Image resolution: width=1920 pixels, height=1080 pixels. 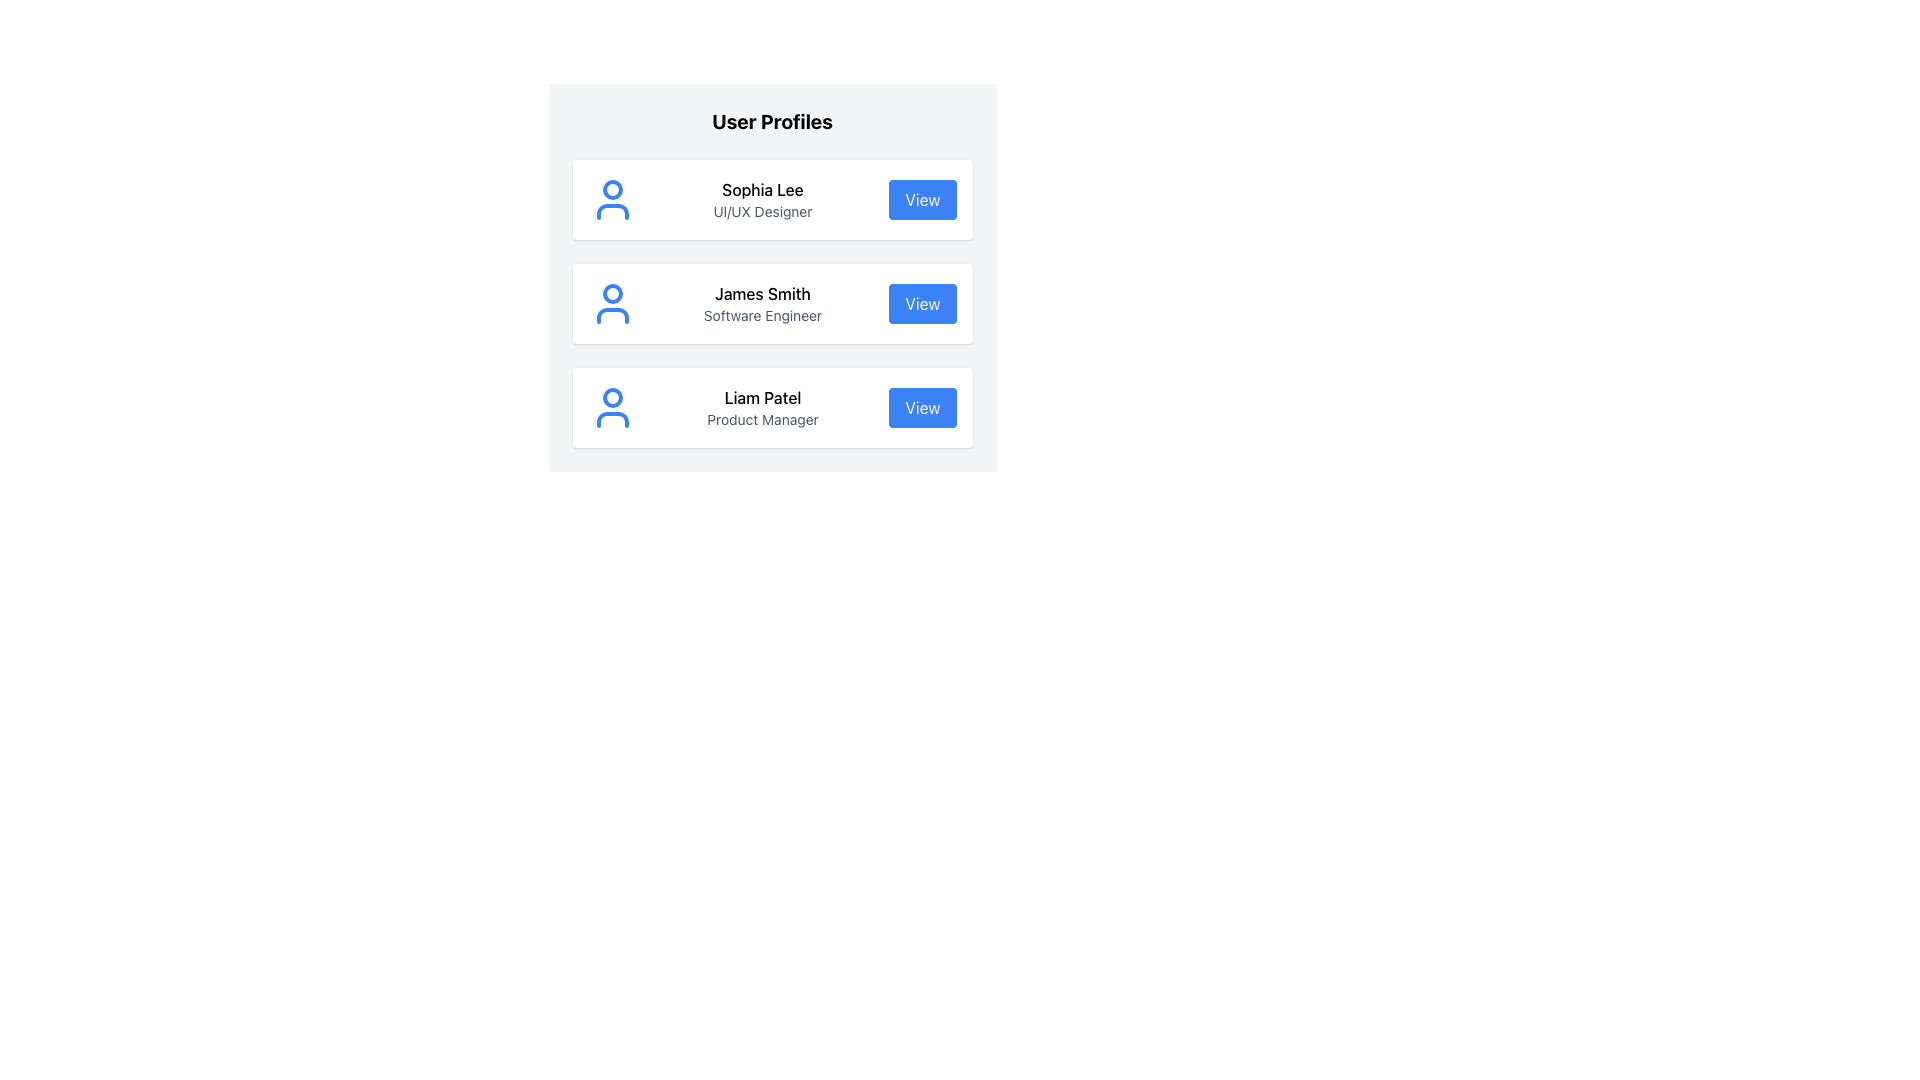 I want to click on the text label that identifies the profession or role of the user, positioned directly below the name 'Sophia Lee' in the user profile details box, so click(x=762, y=212).